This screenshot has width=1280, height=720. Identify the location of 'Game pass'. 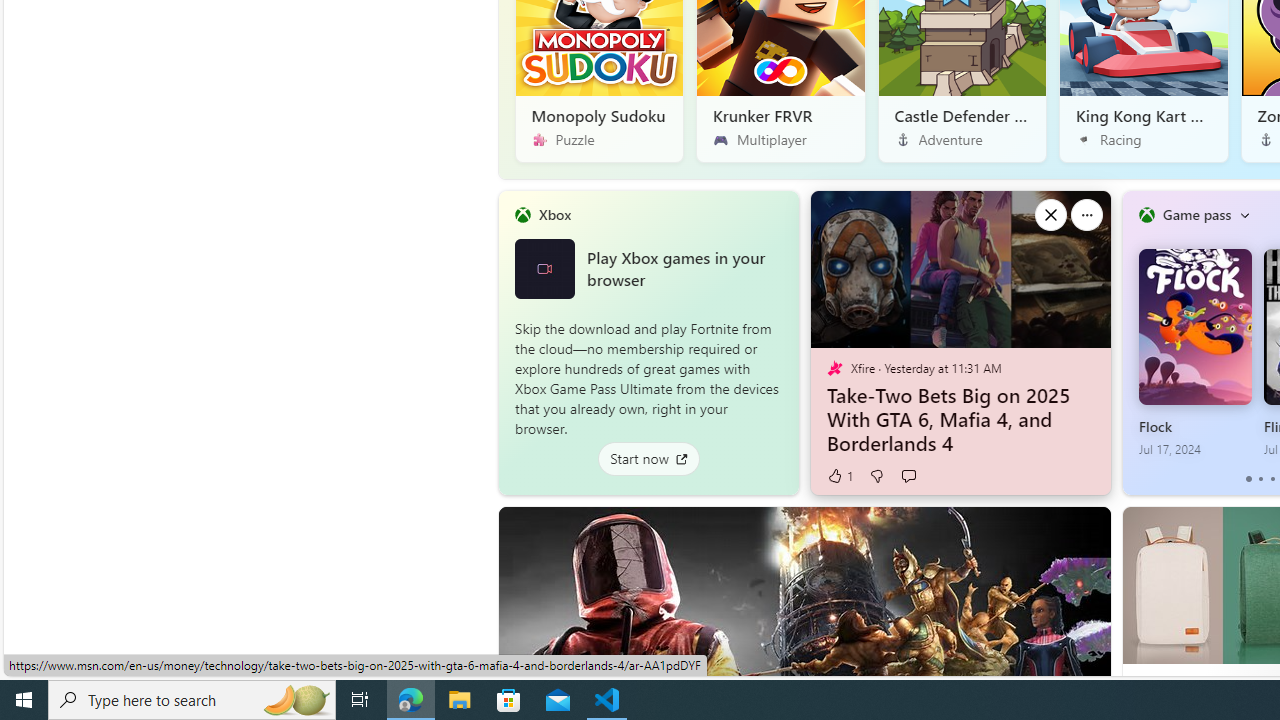
(1196, 214).